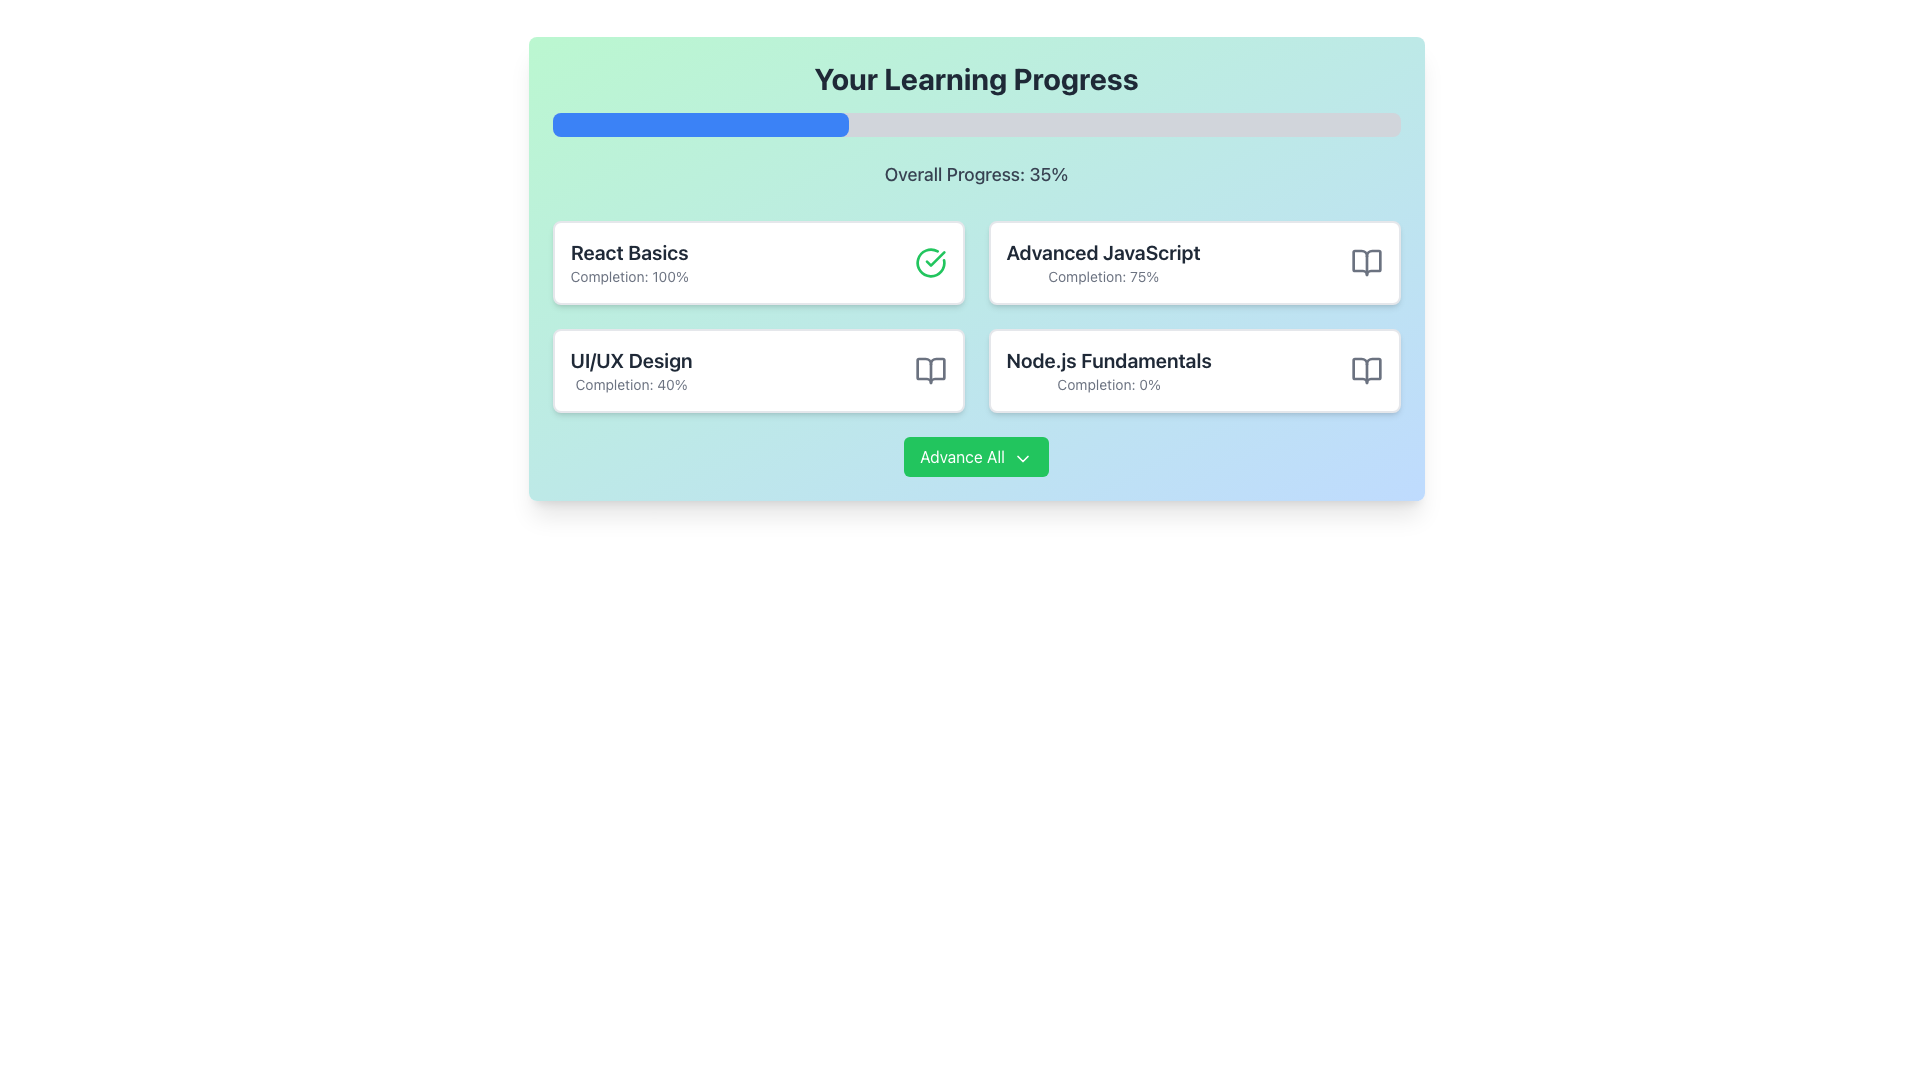 The height and width of the screenshot is (1080, 1920). What do you see at coordinates (929, 261) in the screenshot?
I see `the completion status icon for the 'React Basics' module located in the top-left card of the 'Your Learning Progress' section, positioned to the right of the module title and completion text` at bounding box center [929, 261].